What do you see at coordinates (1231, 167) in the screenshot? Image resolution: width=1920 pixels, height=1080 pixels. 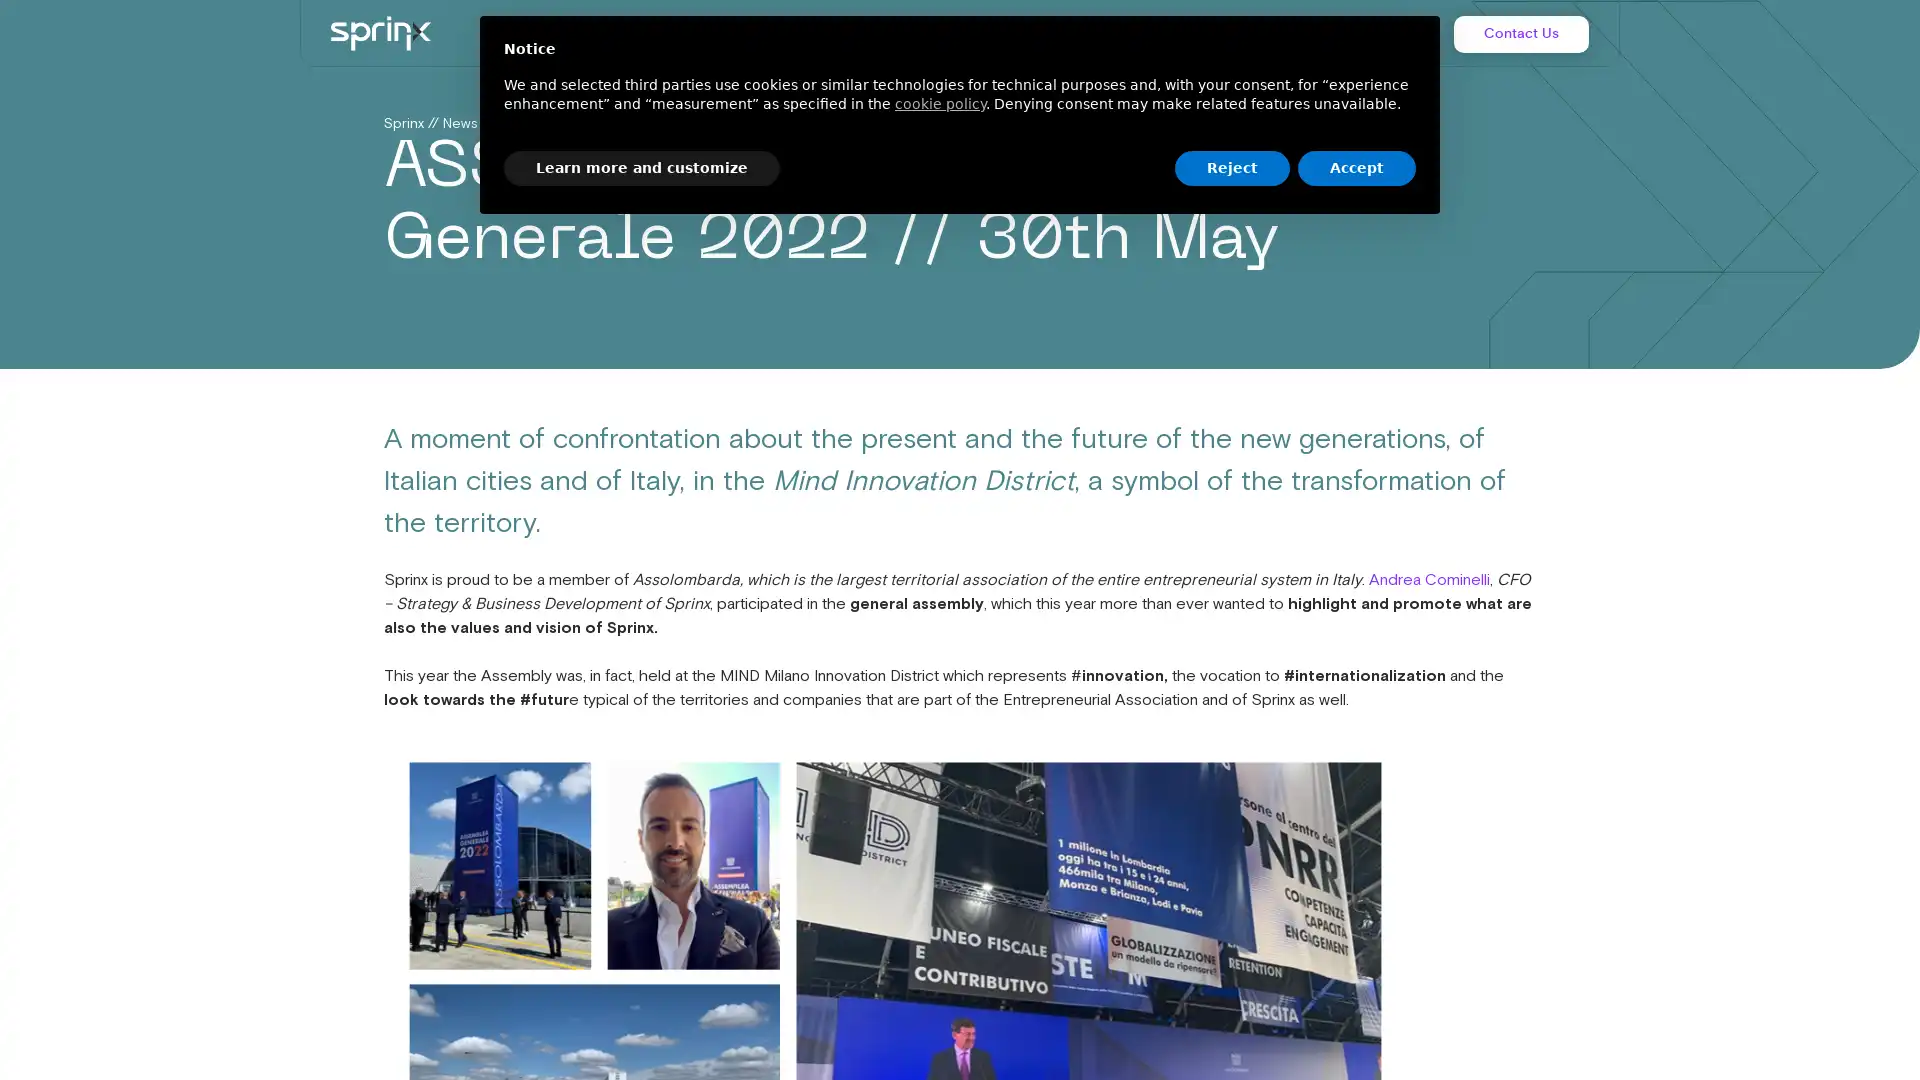 I see `Reject` at bounding box center [1231, 167].